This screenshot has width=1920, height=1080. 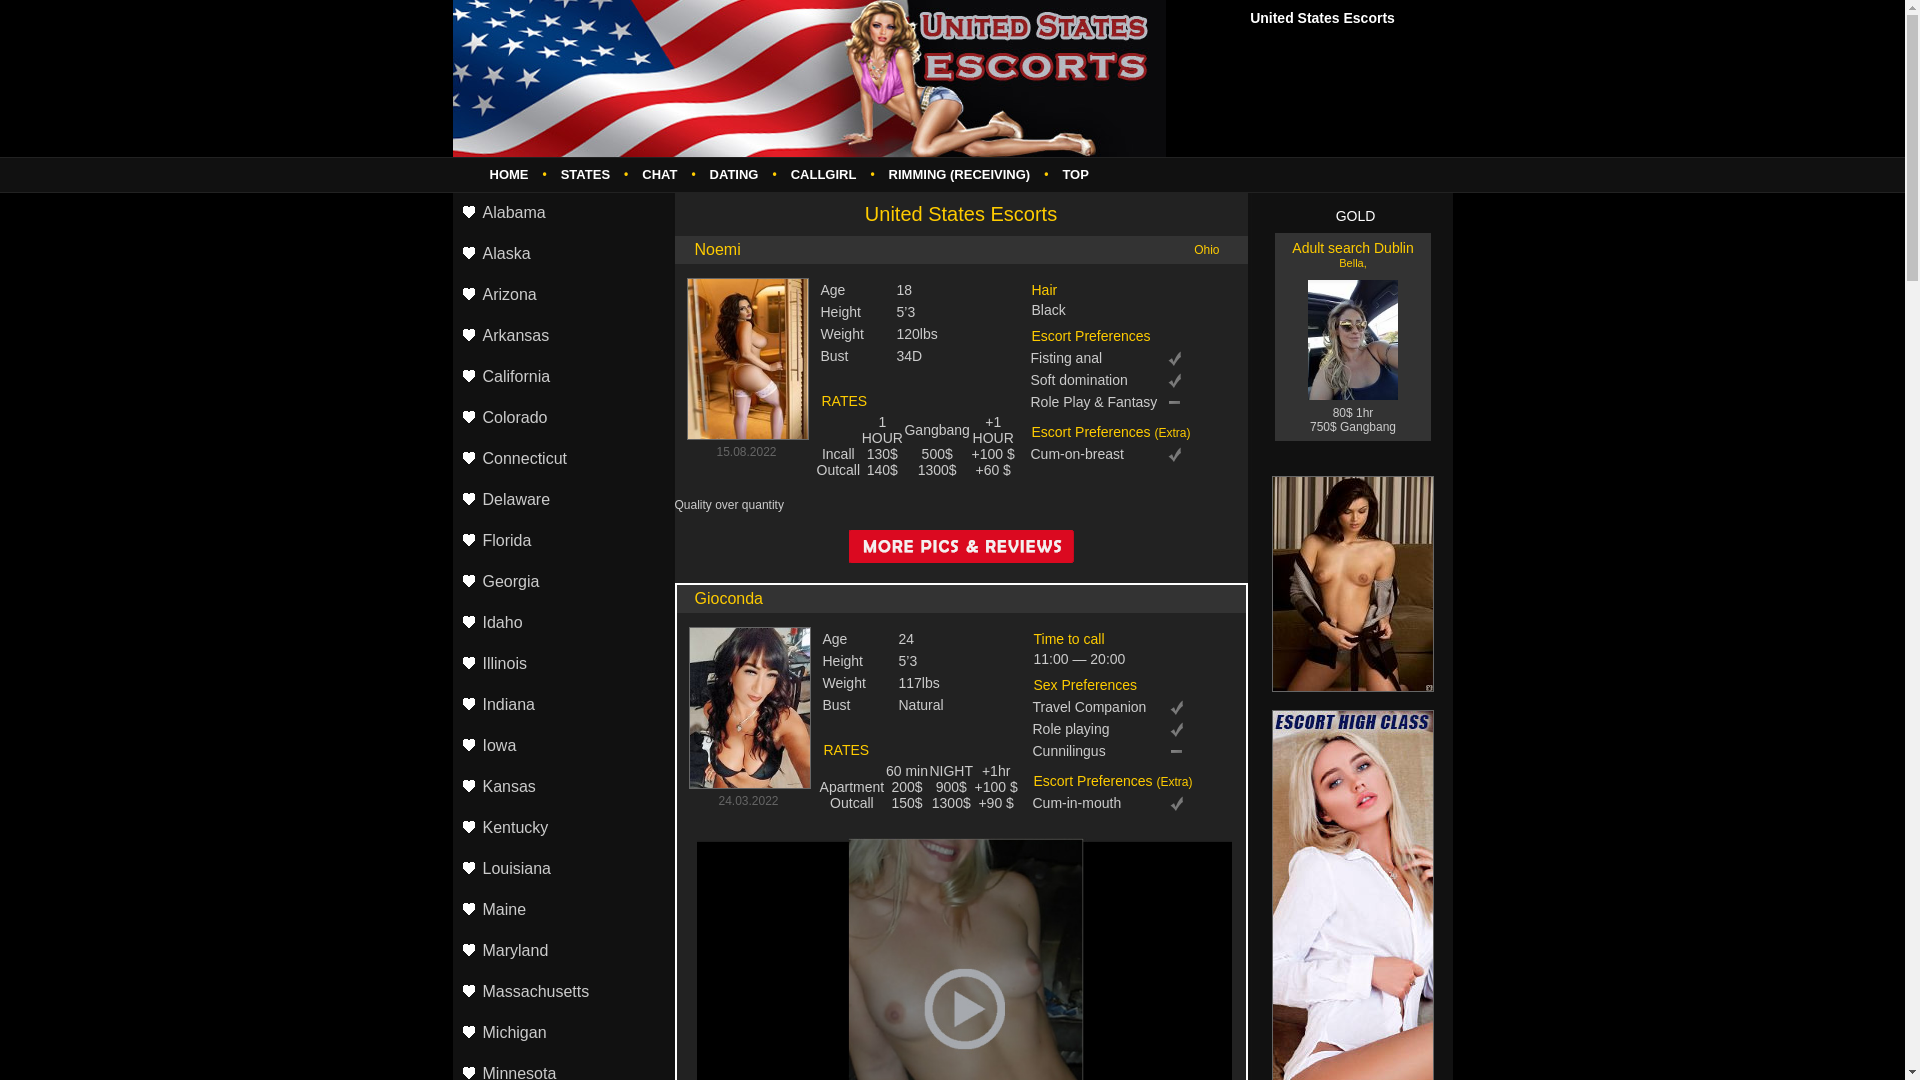 I want to click on 'Illinois', so click(x=560, y=664).